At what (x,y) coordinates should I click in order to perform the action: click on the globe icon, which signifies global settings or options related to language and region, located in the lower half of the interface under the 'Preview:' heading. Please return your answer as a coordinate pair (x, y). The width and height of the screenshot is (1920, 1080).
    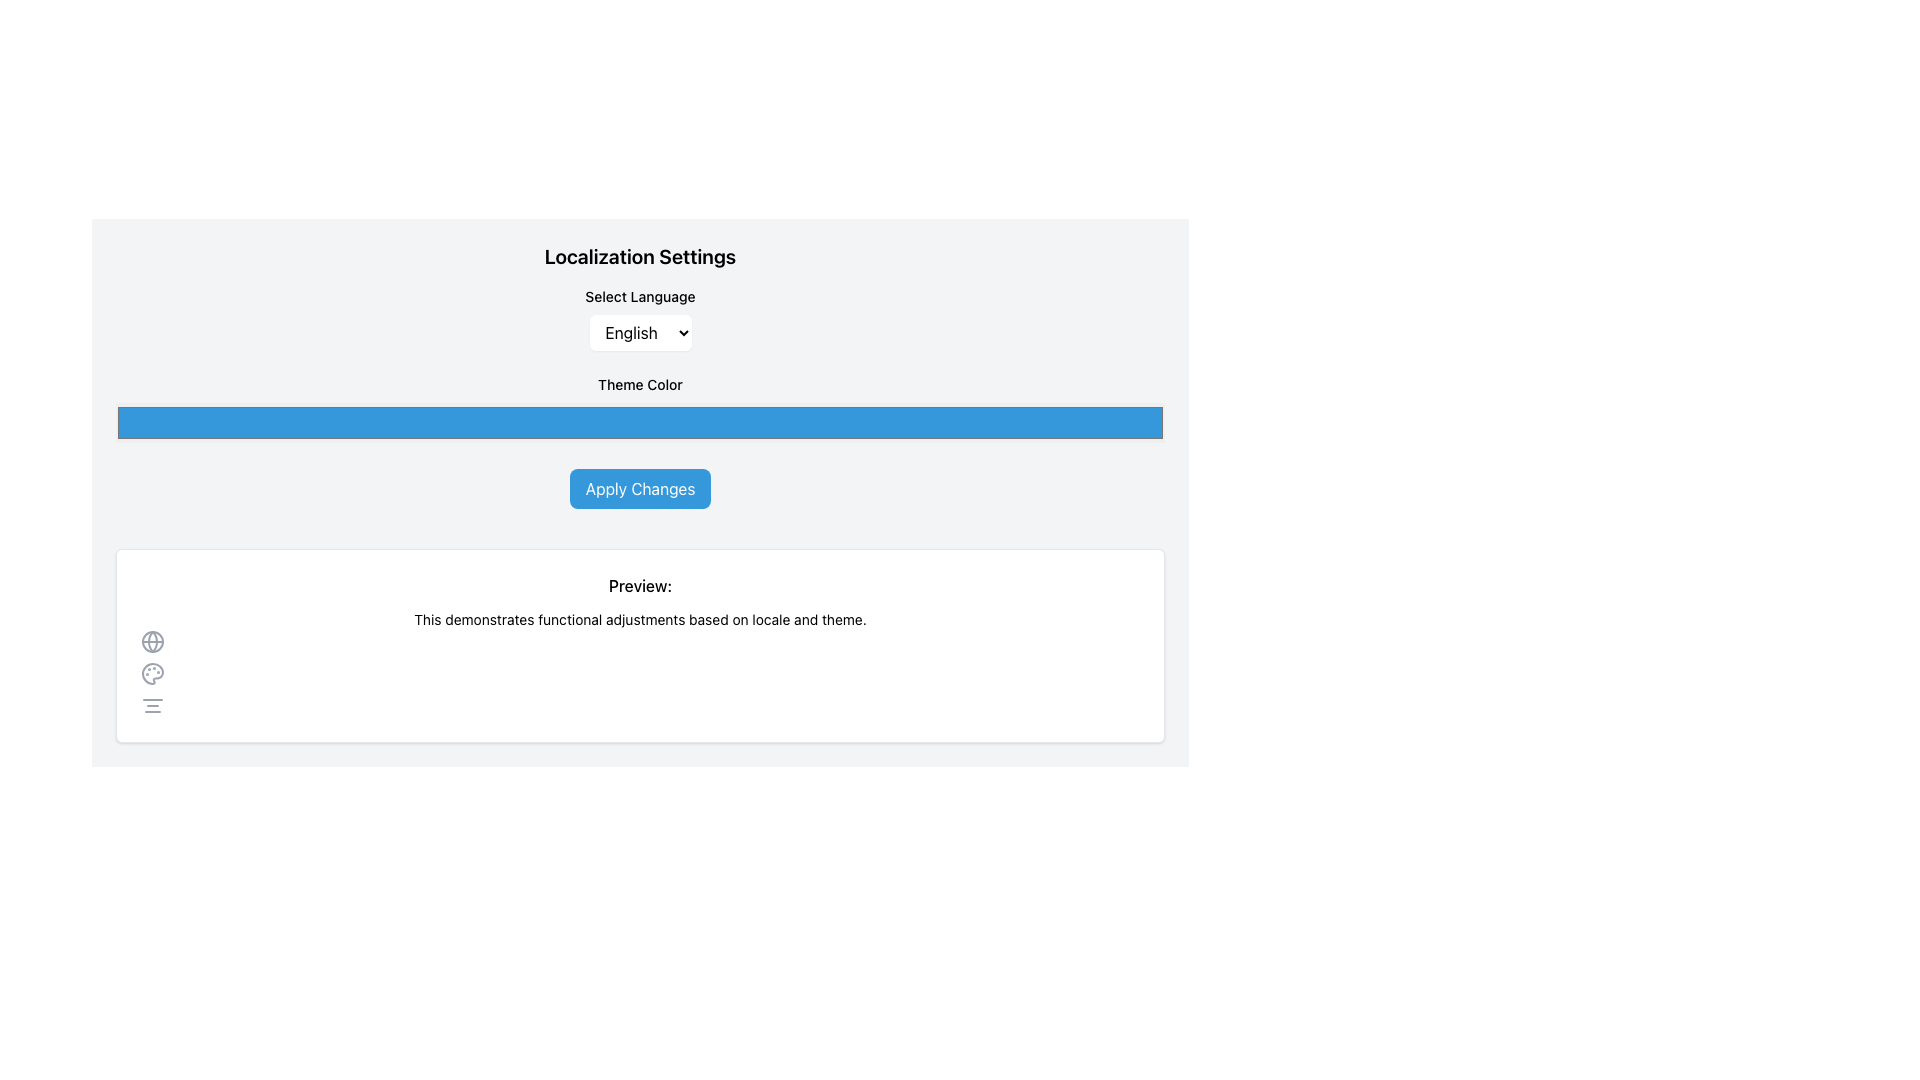
    Looking at the image, I should click on (152, 641).